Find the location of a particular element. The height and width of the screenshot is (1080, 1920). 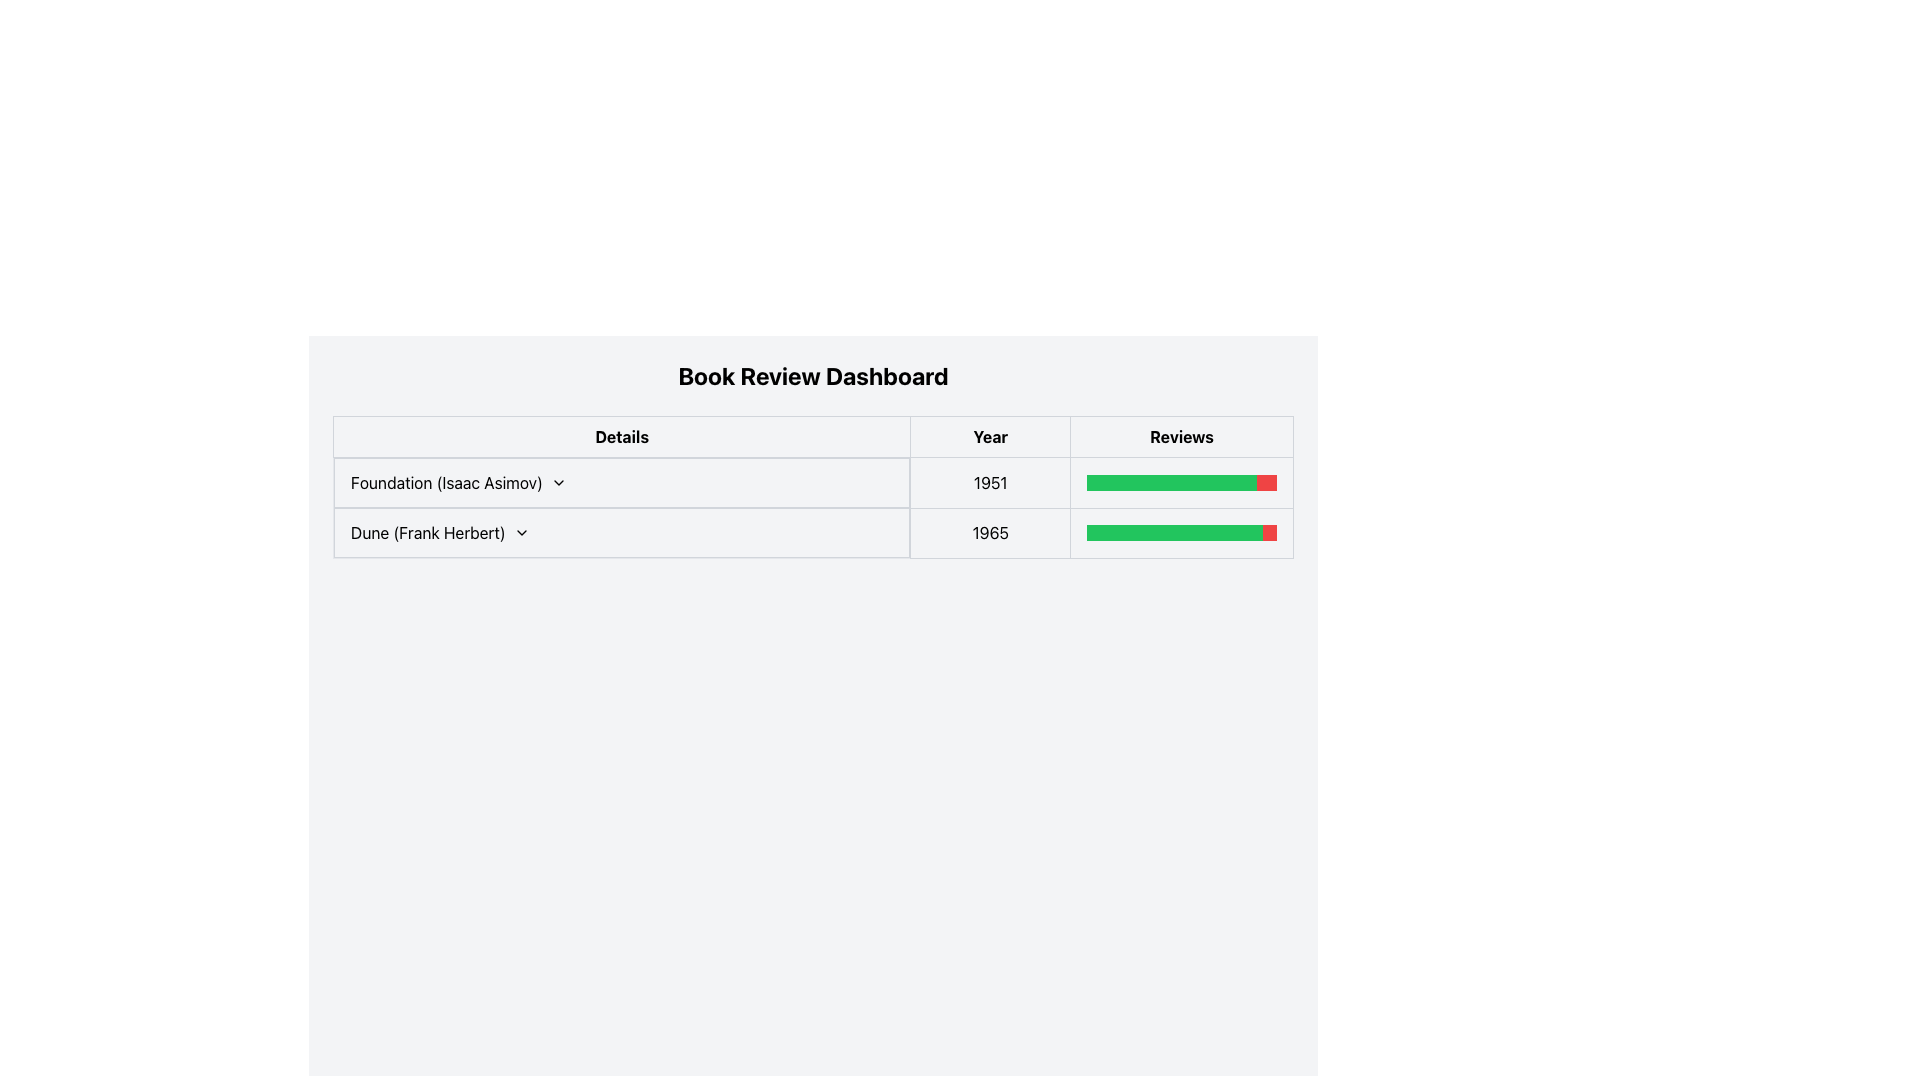

the progress bar in the first table row that displays detailed information about a specific book, located above the row for 'Dune (Frank Herbert)' is located at coordinates (813, 507).